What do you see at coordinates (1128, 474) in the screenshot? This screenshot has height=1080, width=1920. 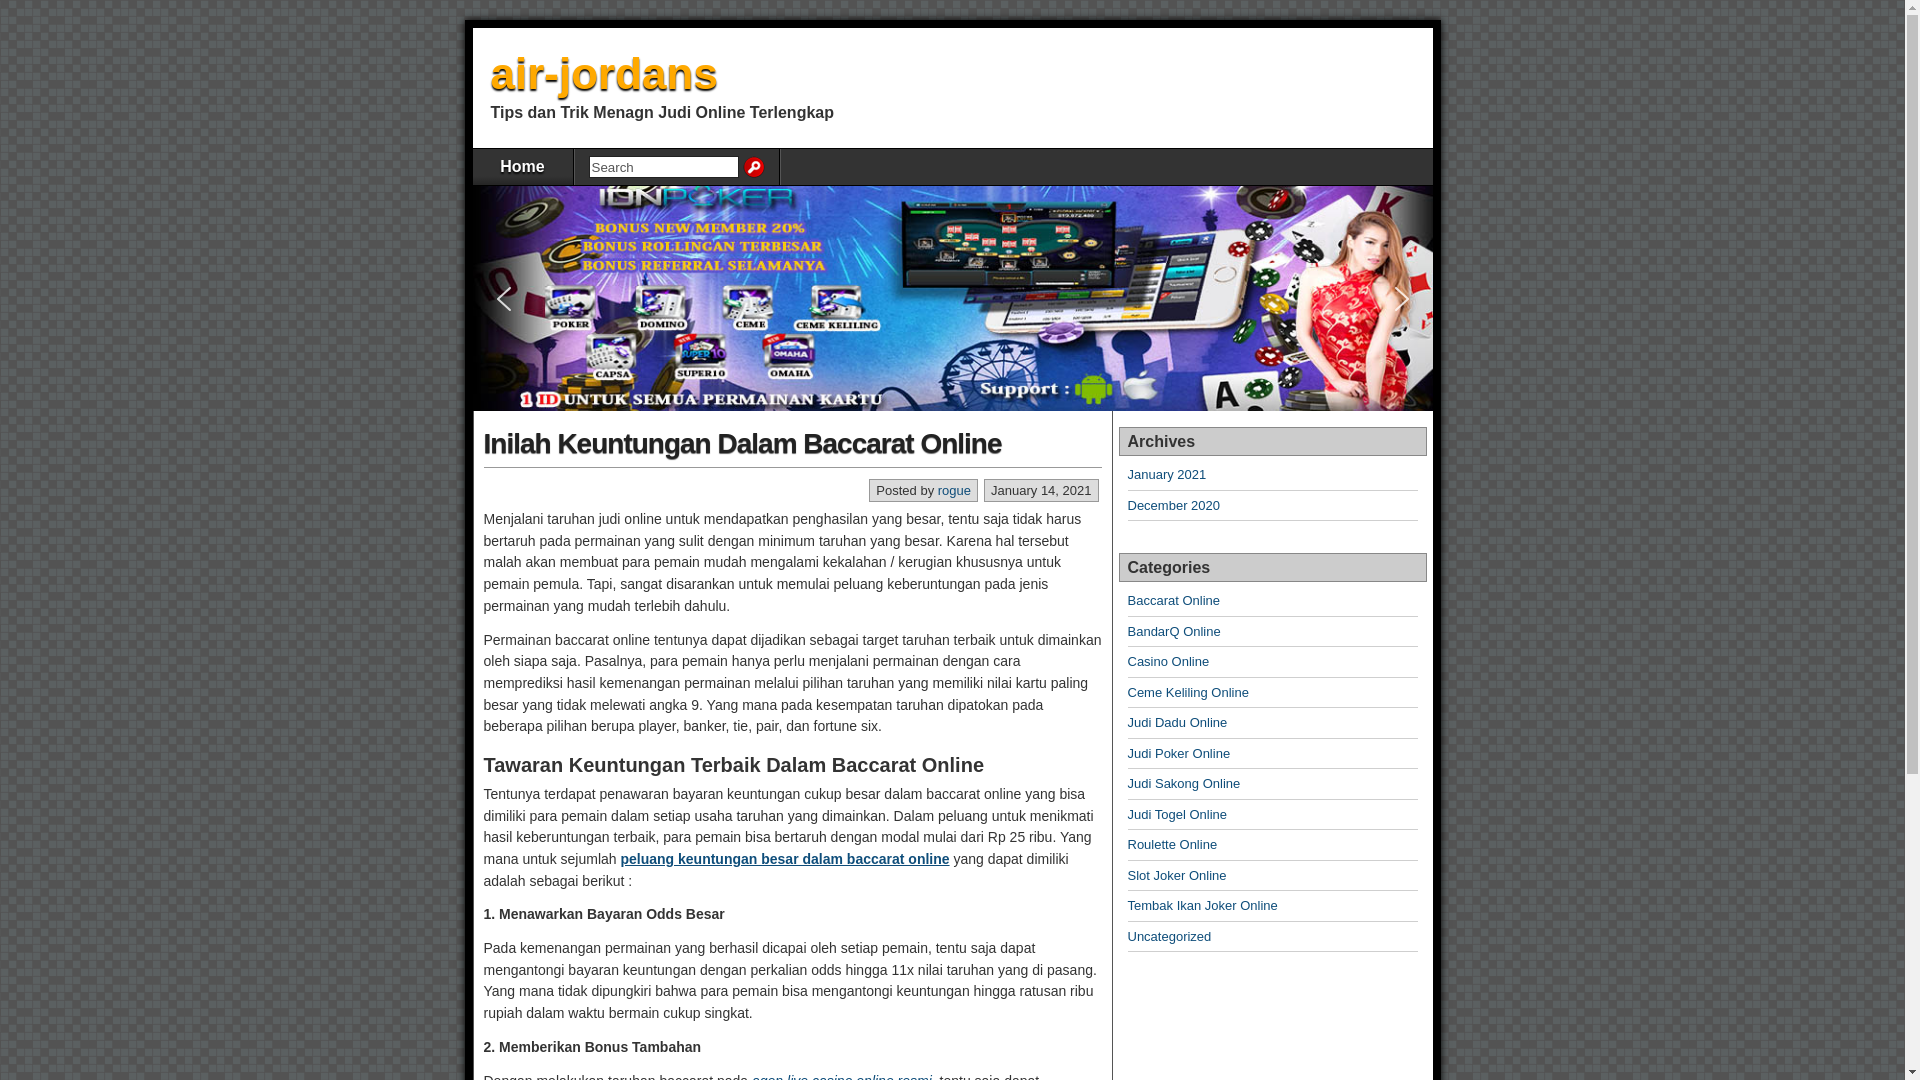 I see `'January 2021'` at bounding box center [1128, 474].